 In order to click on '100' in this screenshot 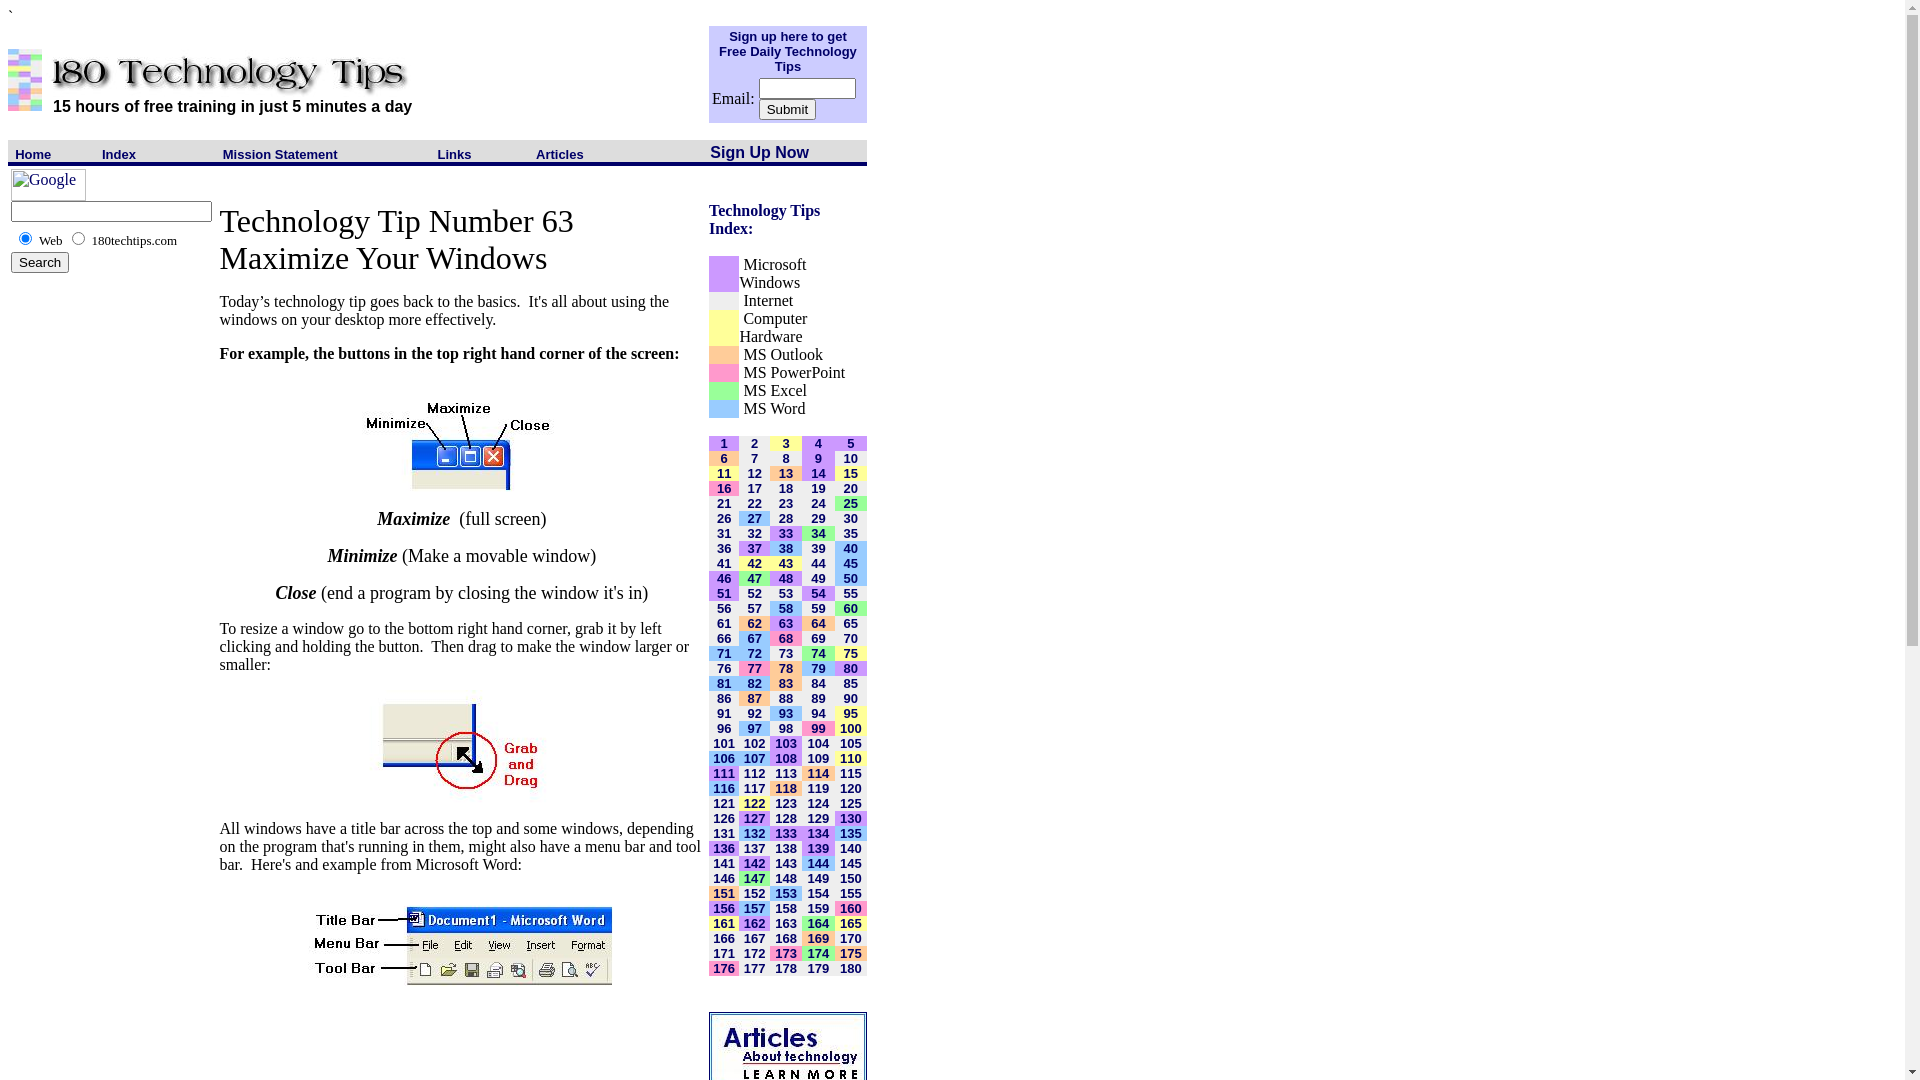, I will do `click(850, 727)`.